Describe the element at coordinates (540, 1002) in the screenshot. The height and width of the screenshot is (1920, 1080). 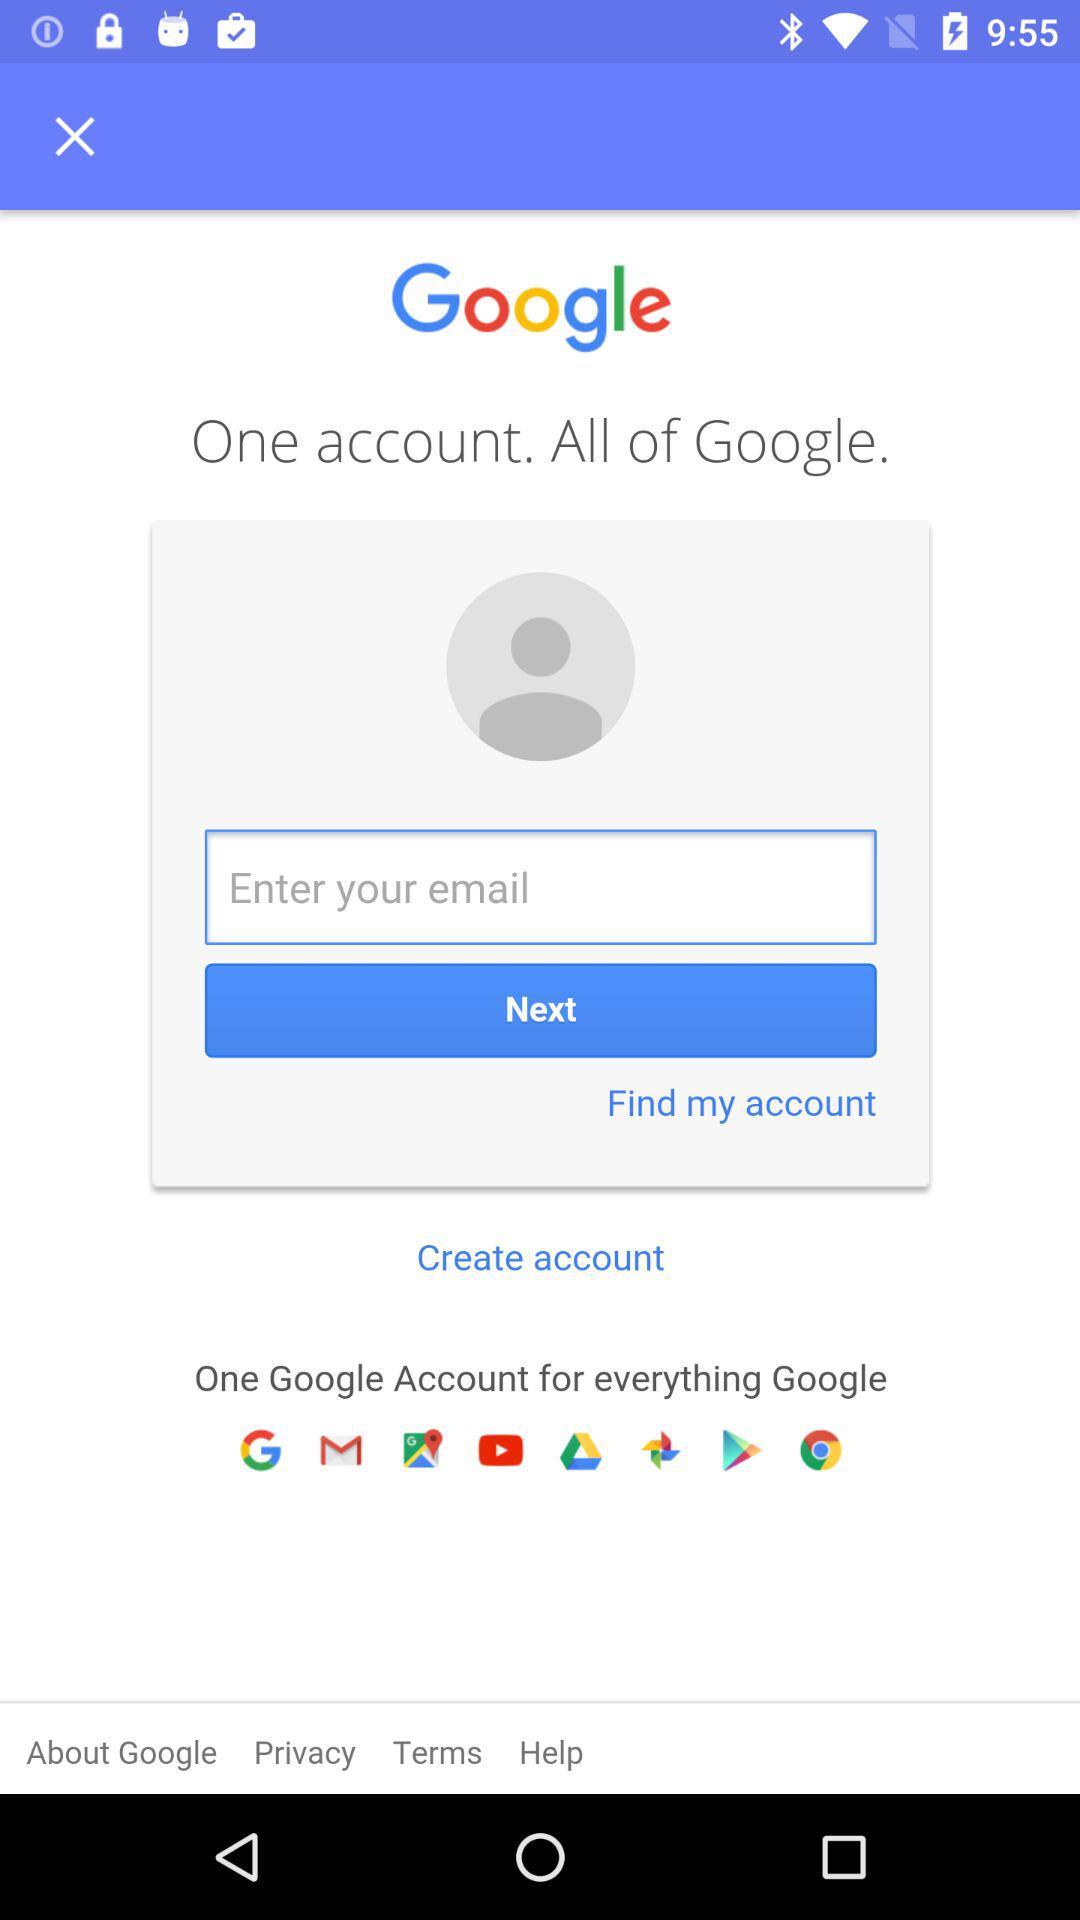
I see `profaneness` at that location.